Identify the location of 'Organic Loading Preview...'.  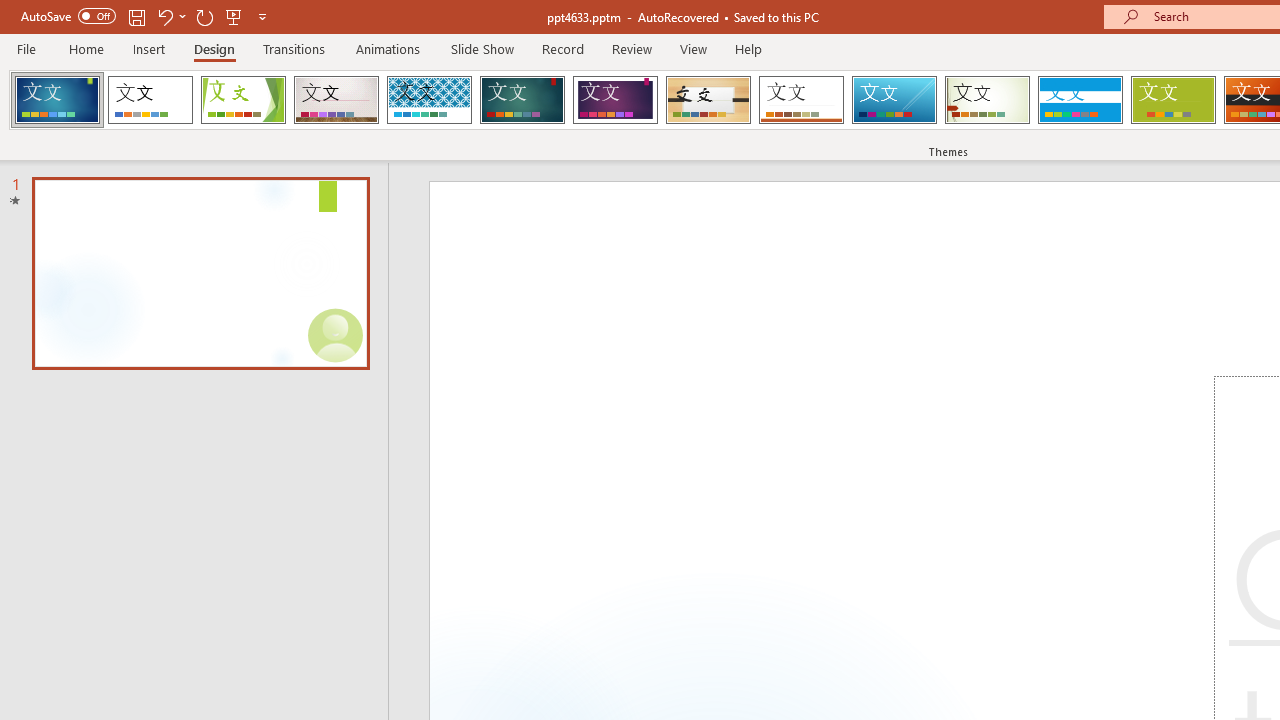
(708, 100).